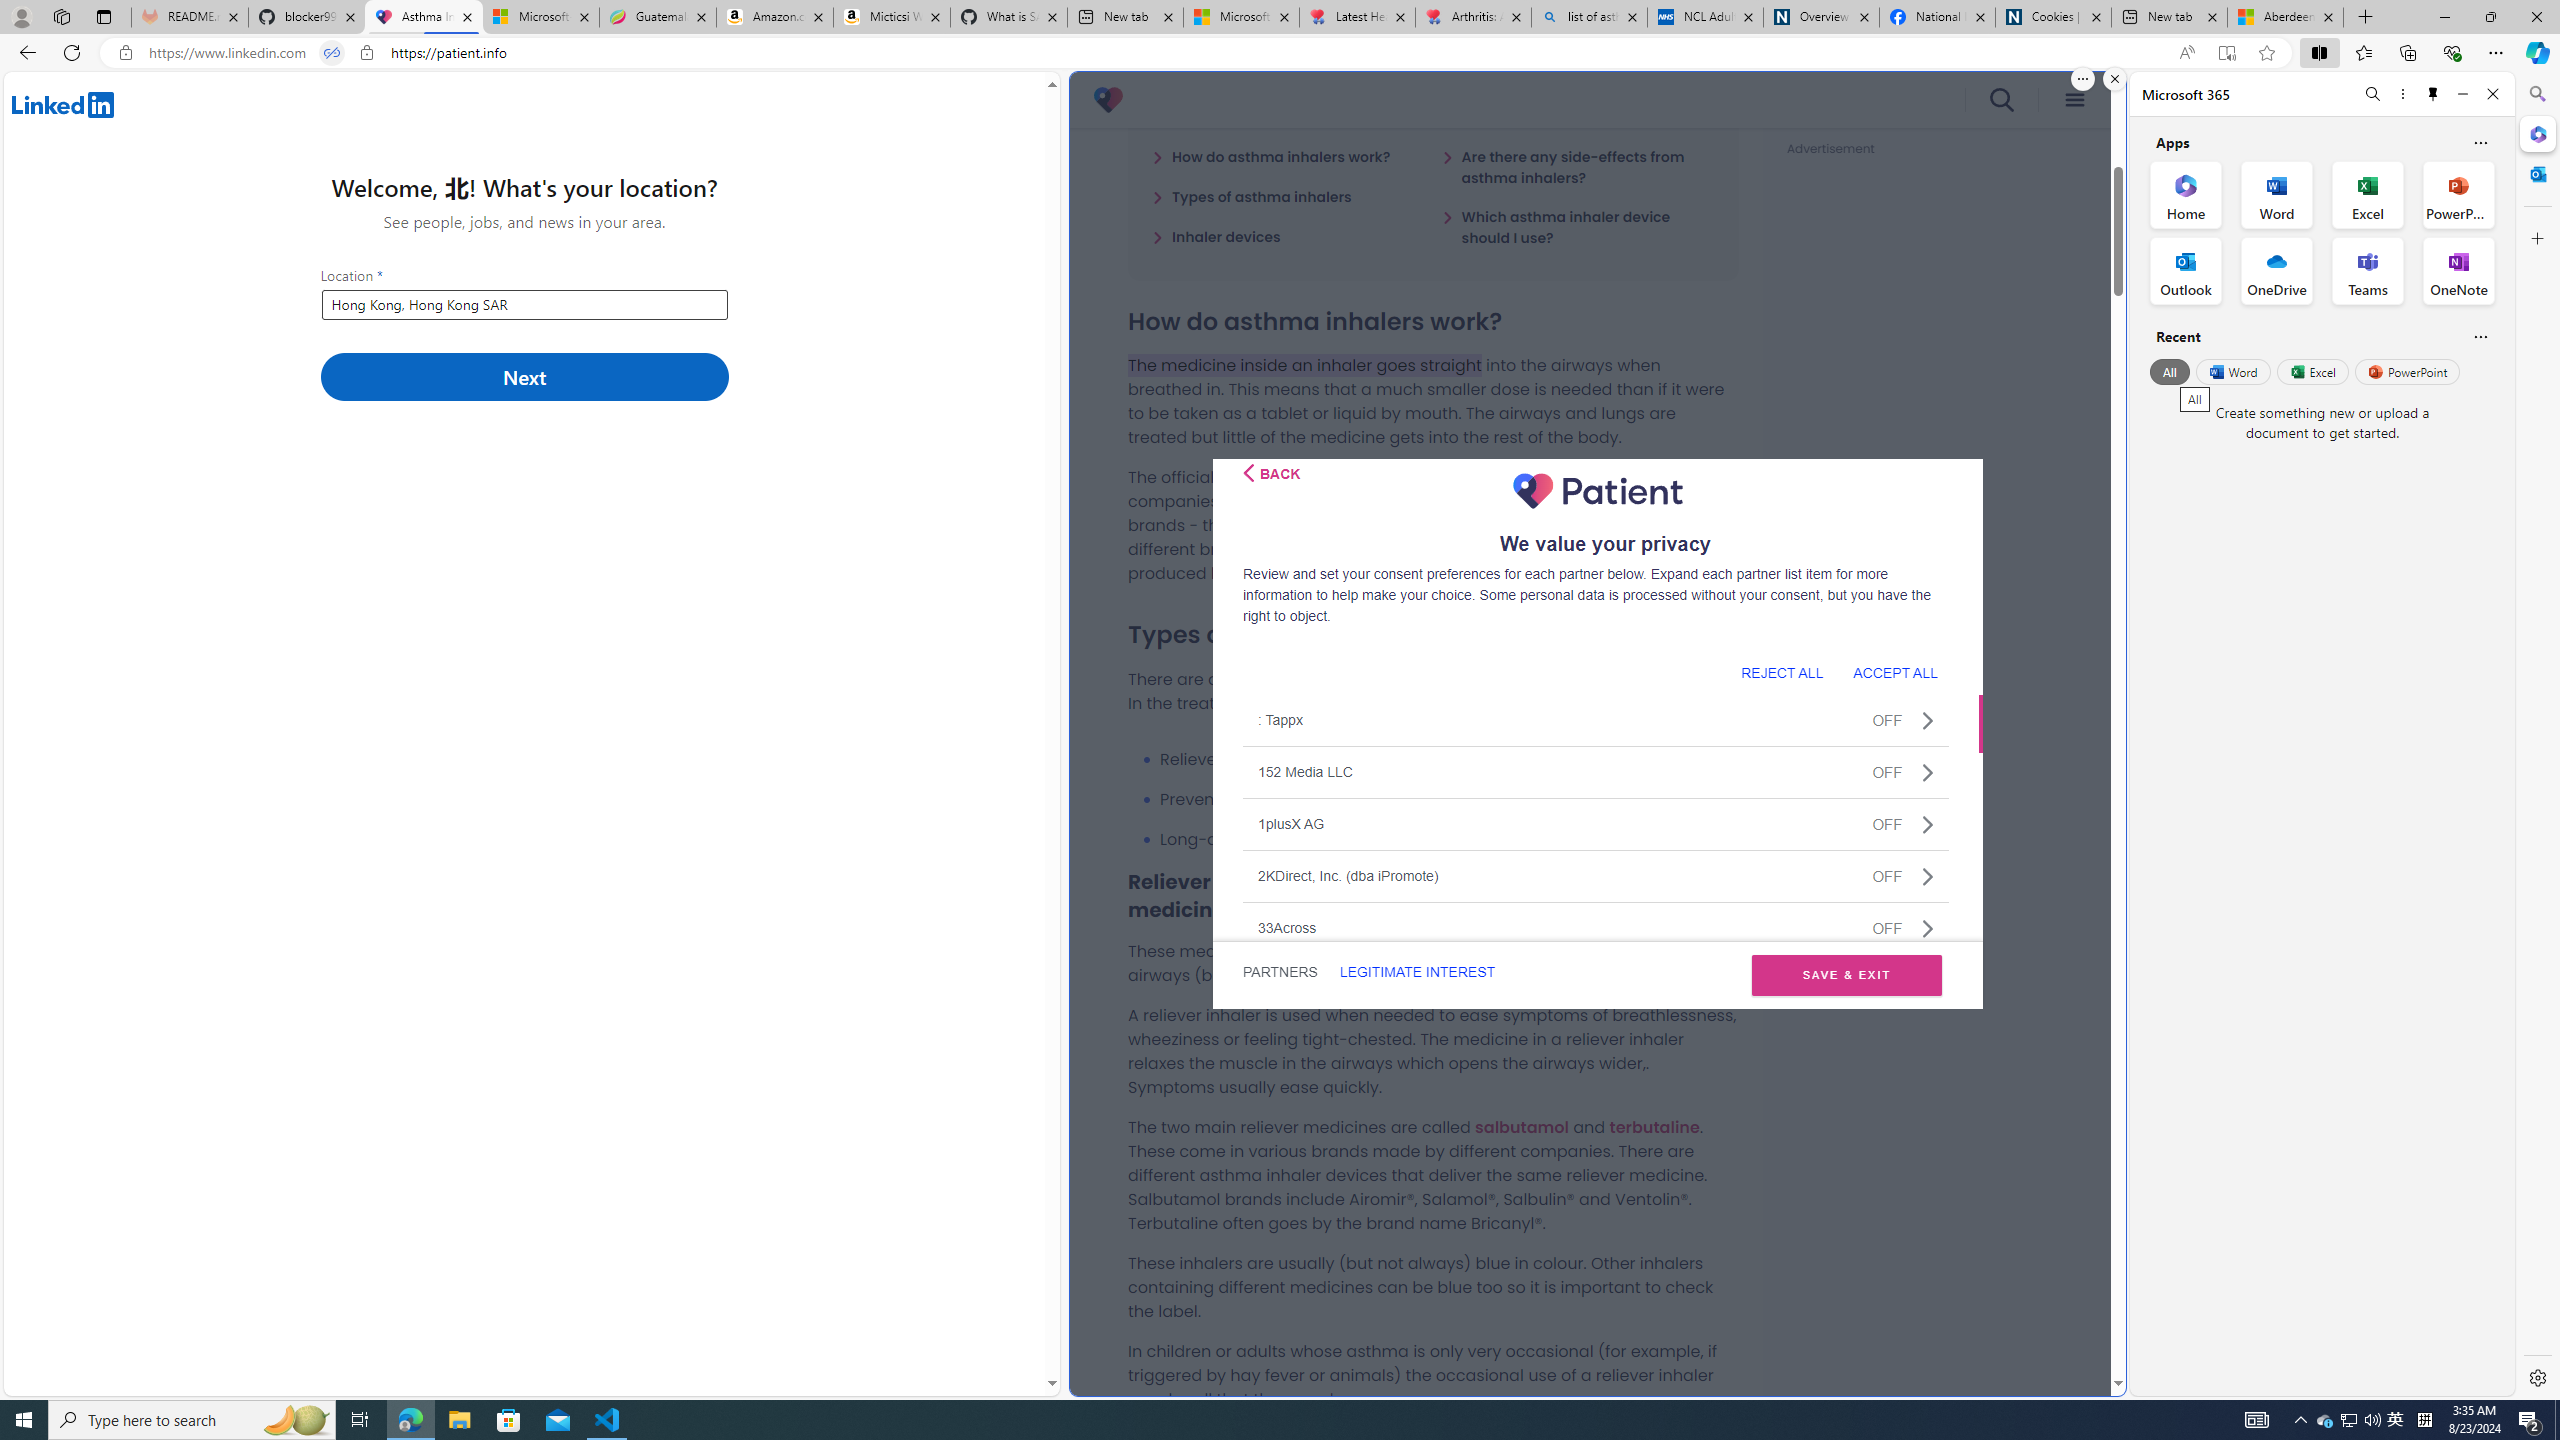  What do you see at coordinates (2226, 53) in the screenshot?
I see `'Enter Immersive Reader (F9)'` at bounding box center [2226, 53].